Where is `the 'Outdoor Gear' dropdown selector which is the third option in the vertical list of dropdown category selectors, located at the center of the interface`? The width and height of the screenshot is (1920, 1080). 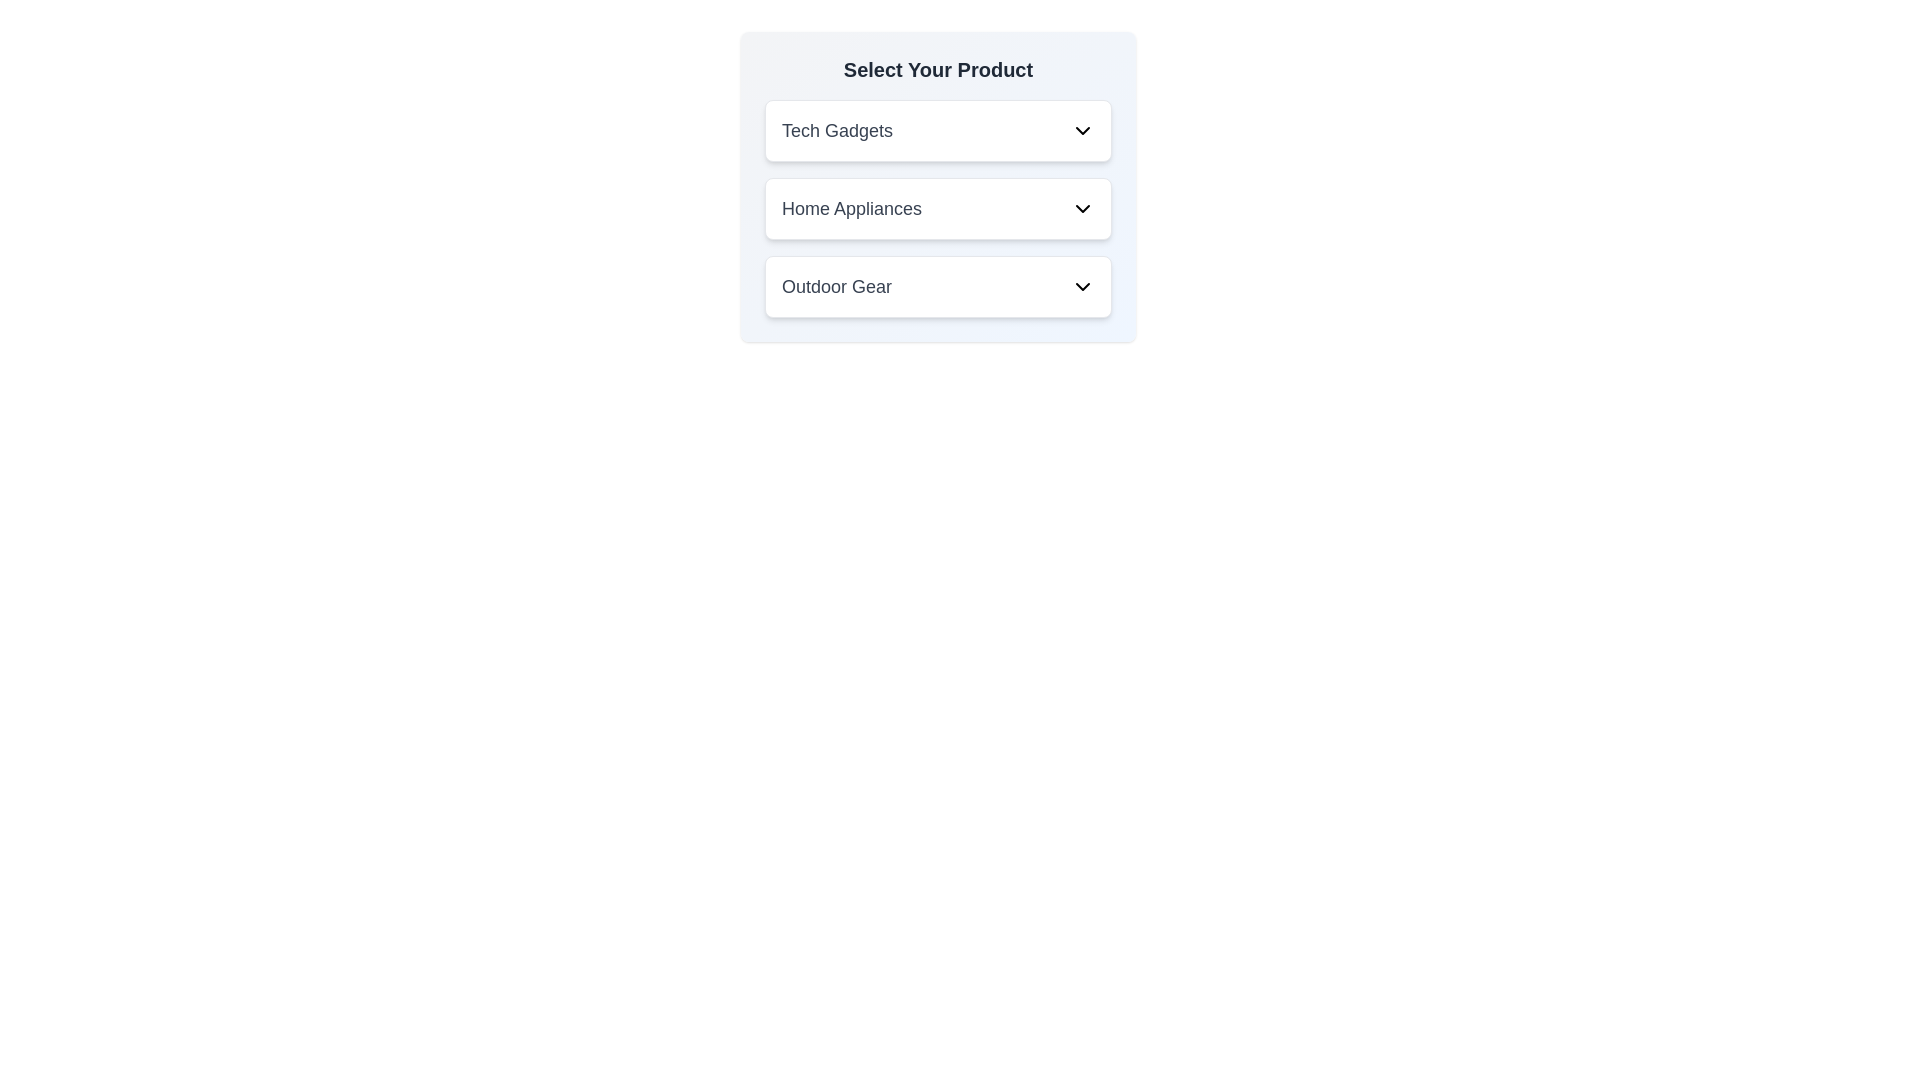 the 'Outdoor Gear' dropdown selector which is the third option in the vertical list of dropdown category selectors, located at the center of the interface is located at coordinates (937, 286).